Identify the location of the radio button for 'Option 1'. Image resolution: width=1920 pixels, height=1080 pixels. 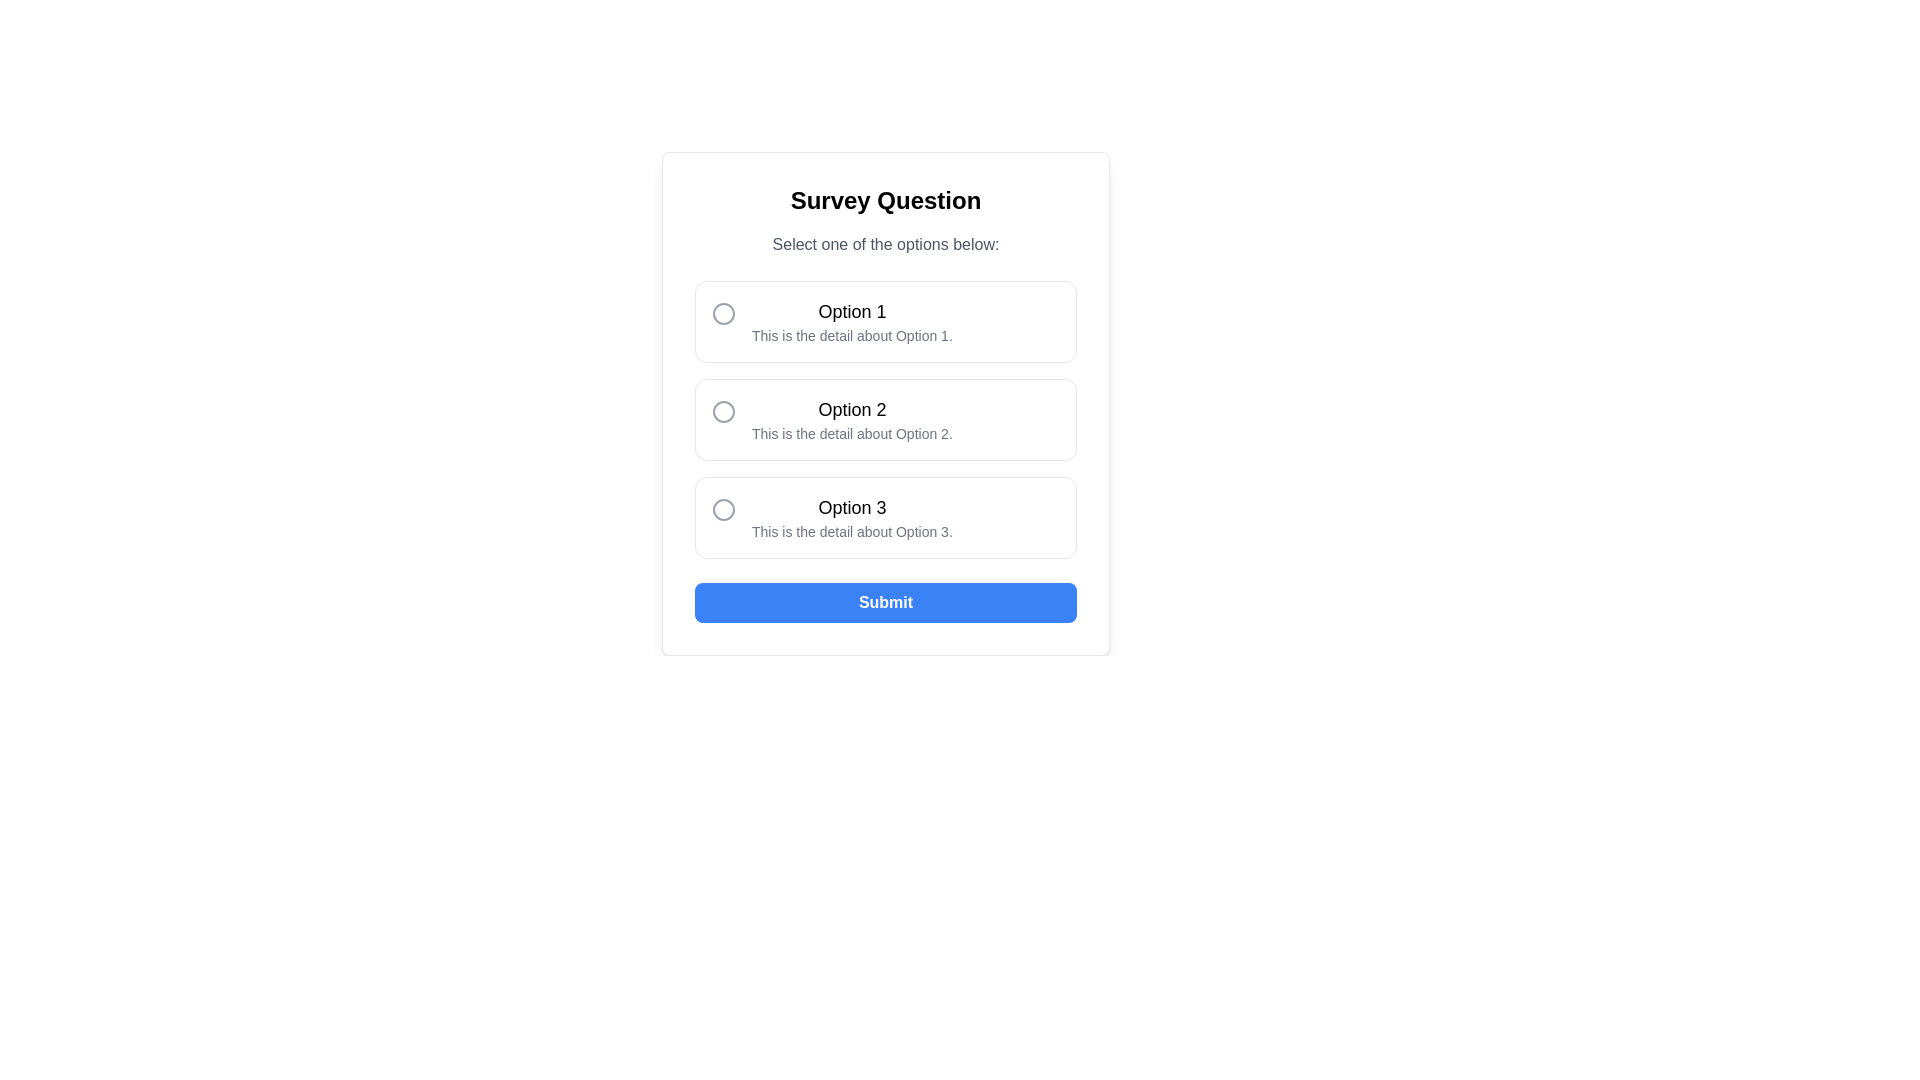
(723, 313).